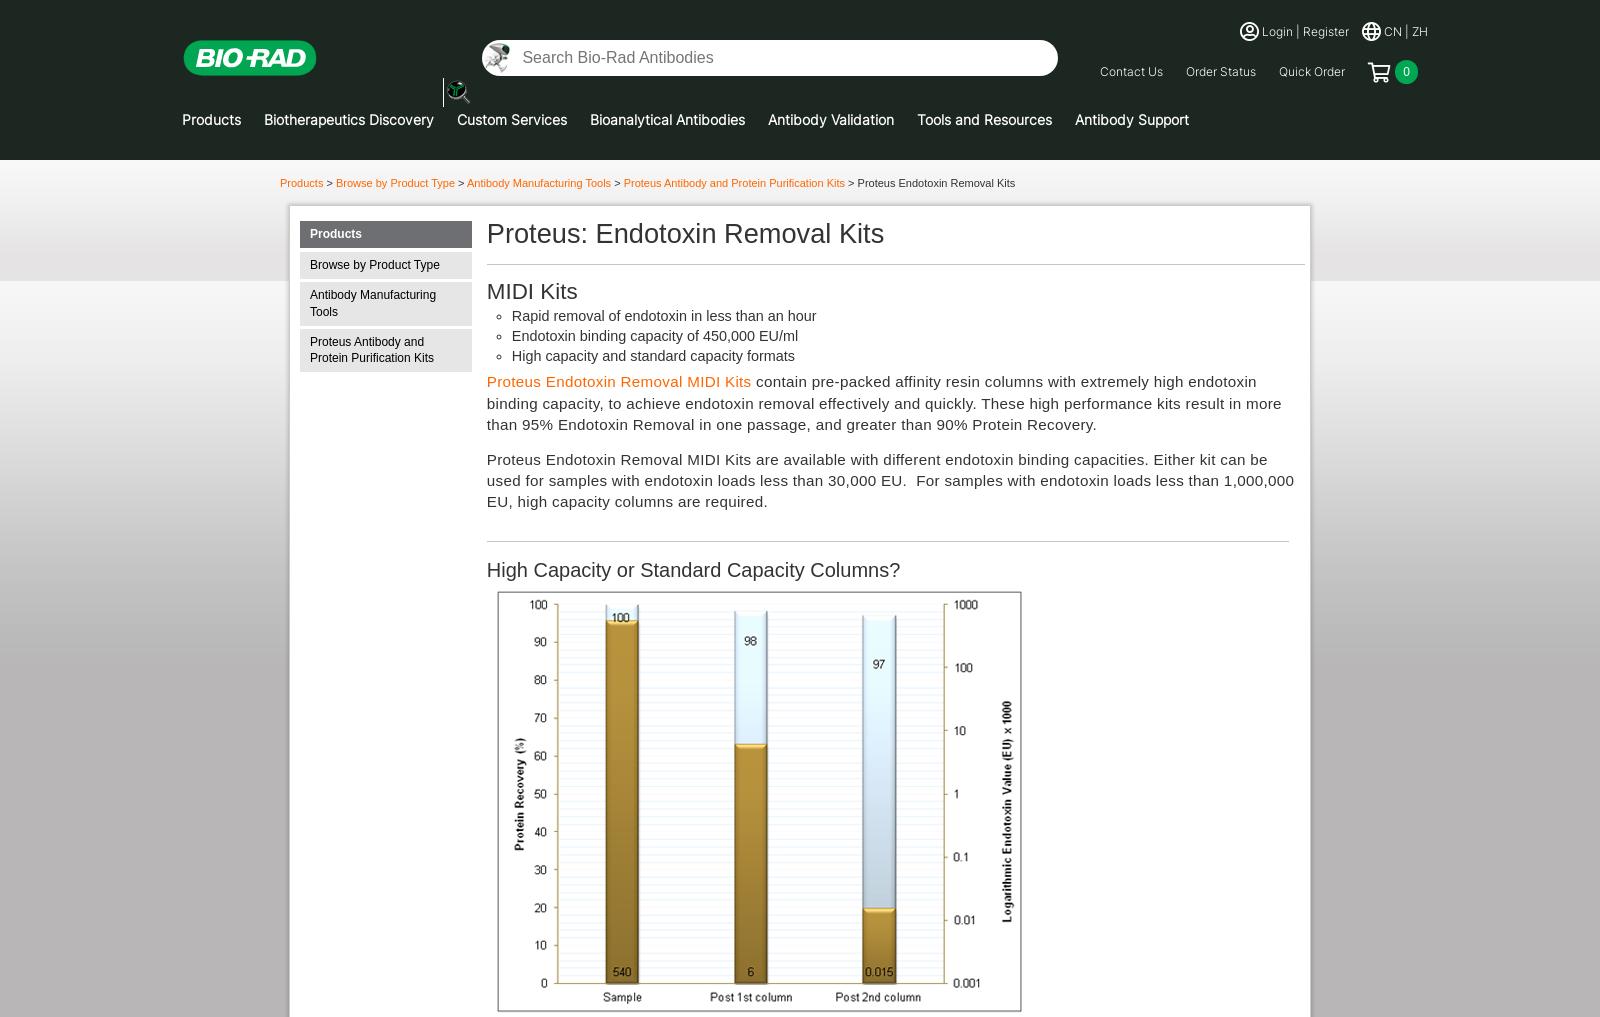 This screenshot has width=1600, height=1017. Describe the element at coordinates (1304, 30) in the screenshot. I see `'Login | Register'` at that location.